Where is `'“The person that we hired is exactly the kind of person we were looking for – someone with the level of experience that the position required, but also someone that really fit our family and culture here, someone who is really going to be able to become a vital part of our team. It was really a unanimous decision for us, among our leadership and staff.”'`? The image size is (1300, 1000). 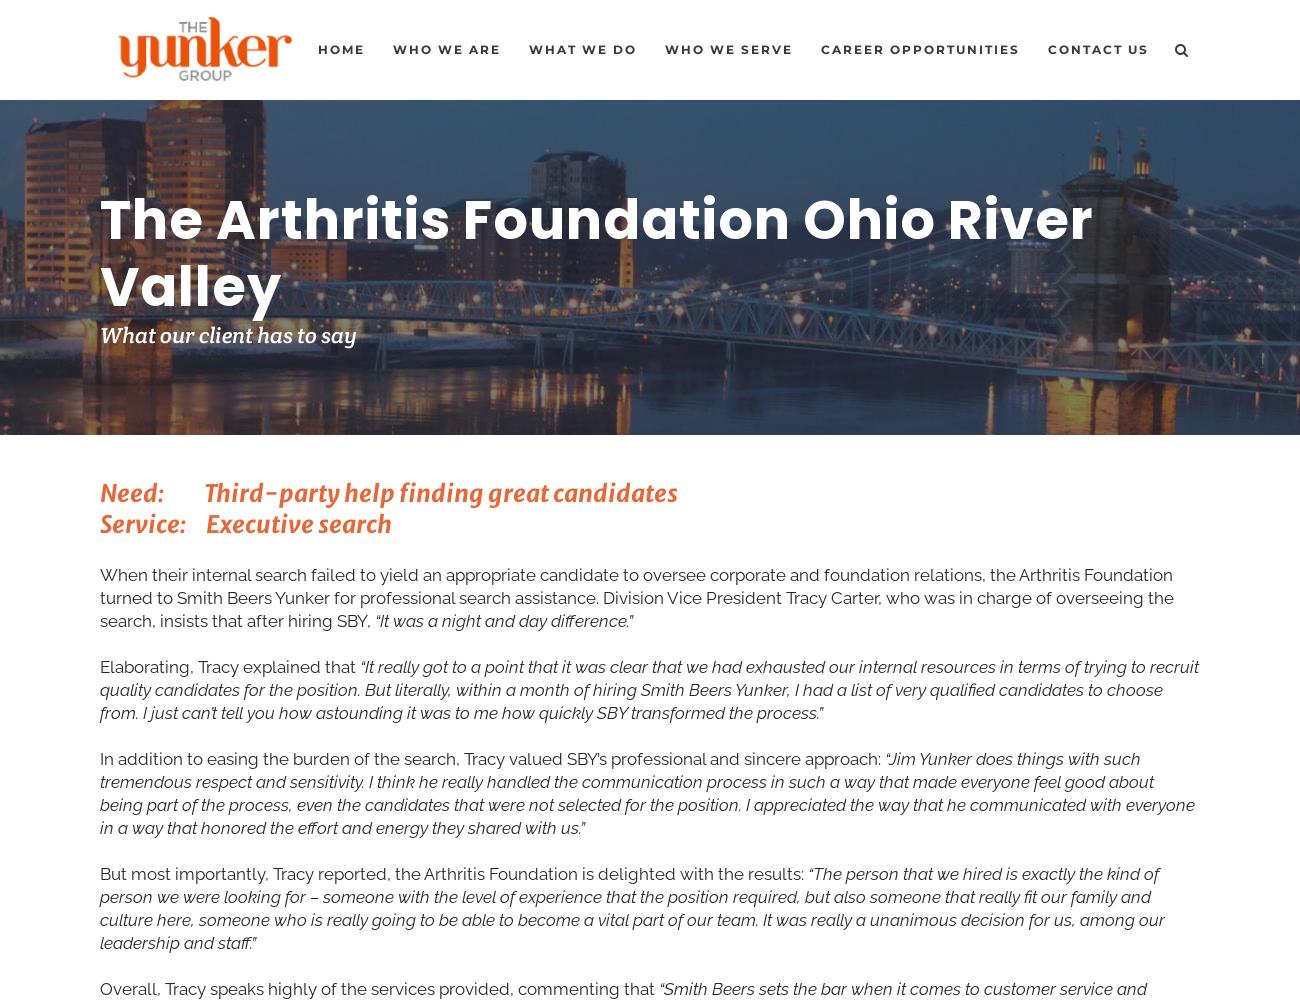
'“The person that we hired is exactly the kind of person we were looking for – someone with the level of experience that the position required, but also someone that really fit our family and culture here, someone who is really going to be able to become a vital part of our team. It was really a unanimous decision for us, among our leadership and staff.”' is located at coordinates (99, 907).